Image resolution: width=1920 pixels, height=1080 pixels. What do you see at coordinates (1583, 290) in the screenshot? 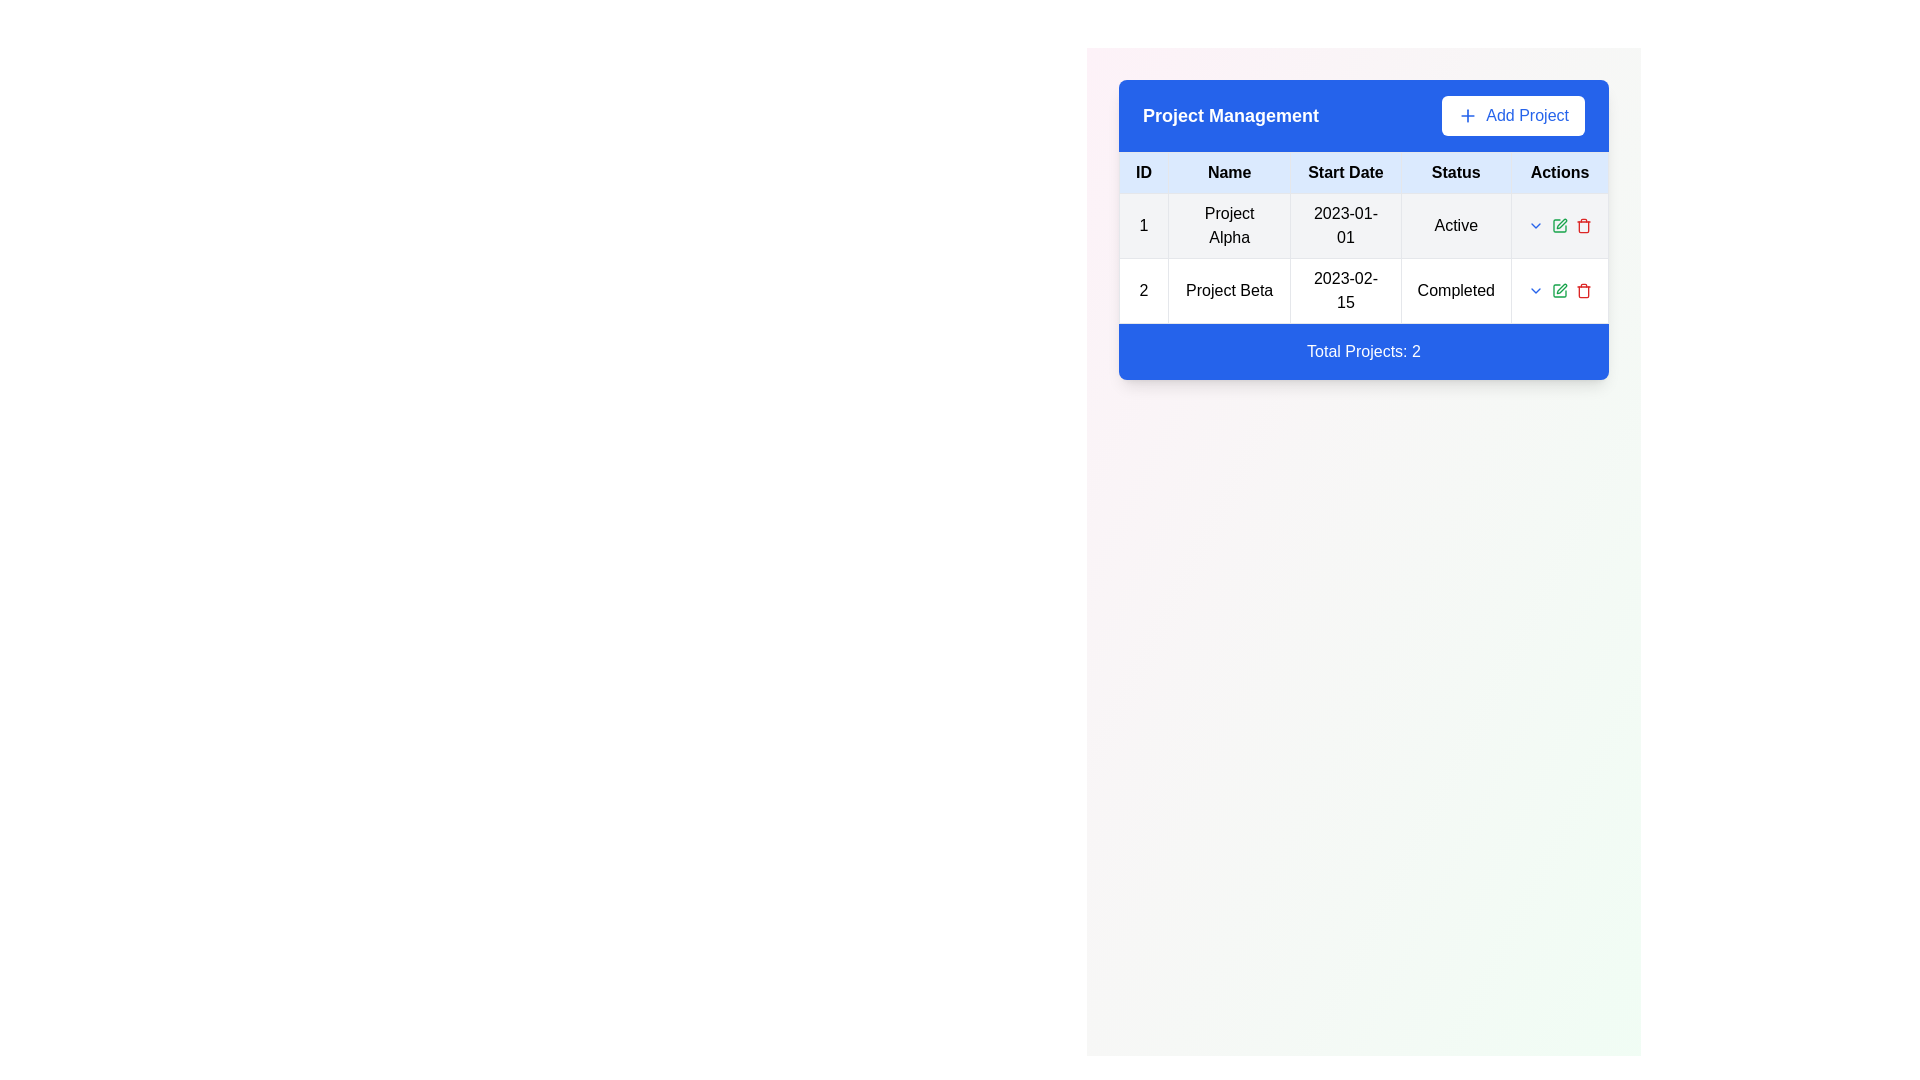
I see `the red trash icon button in the 'Actions' column of the second row of the table` at bounding box center [1583, 290].